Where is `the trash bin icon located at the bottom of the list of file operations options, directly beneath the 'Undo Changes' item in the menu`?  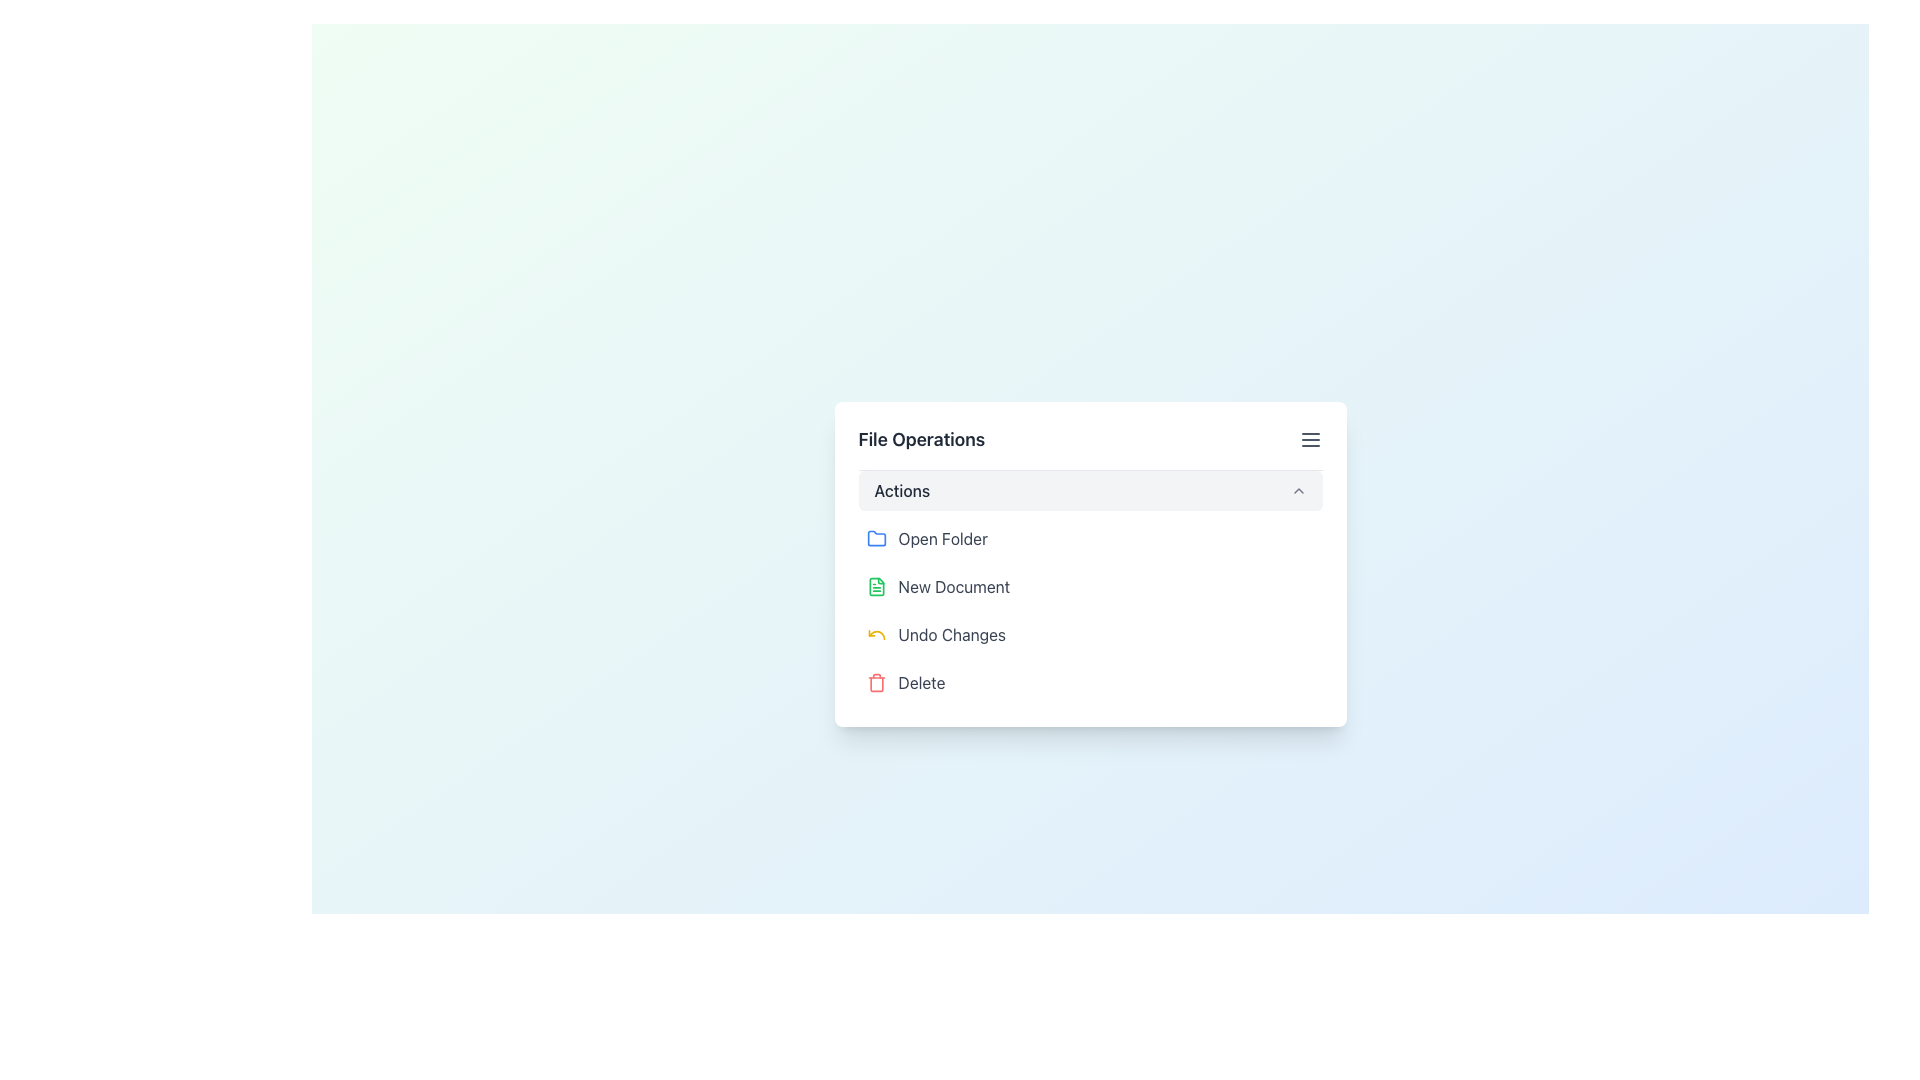
the trash bin icon located at the bottom of the list of file operations options, directly beneath the 'Undo Changes' item in the menu is located at coordinates (876, 683).